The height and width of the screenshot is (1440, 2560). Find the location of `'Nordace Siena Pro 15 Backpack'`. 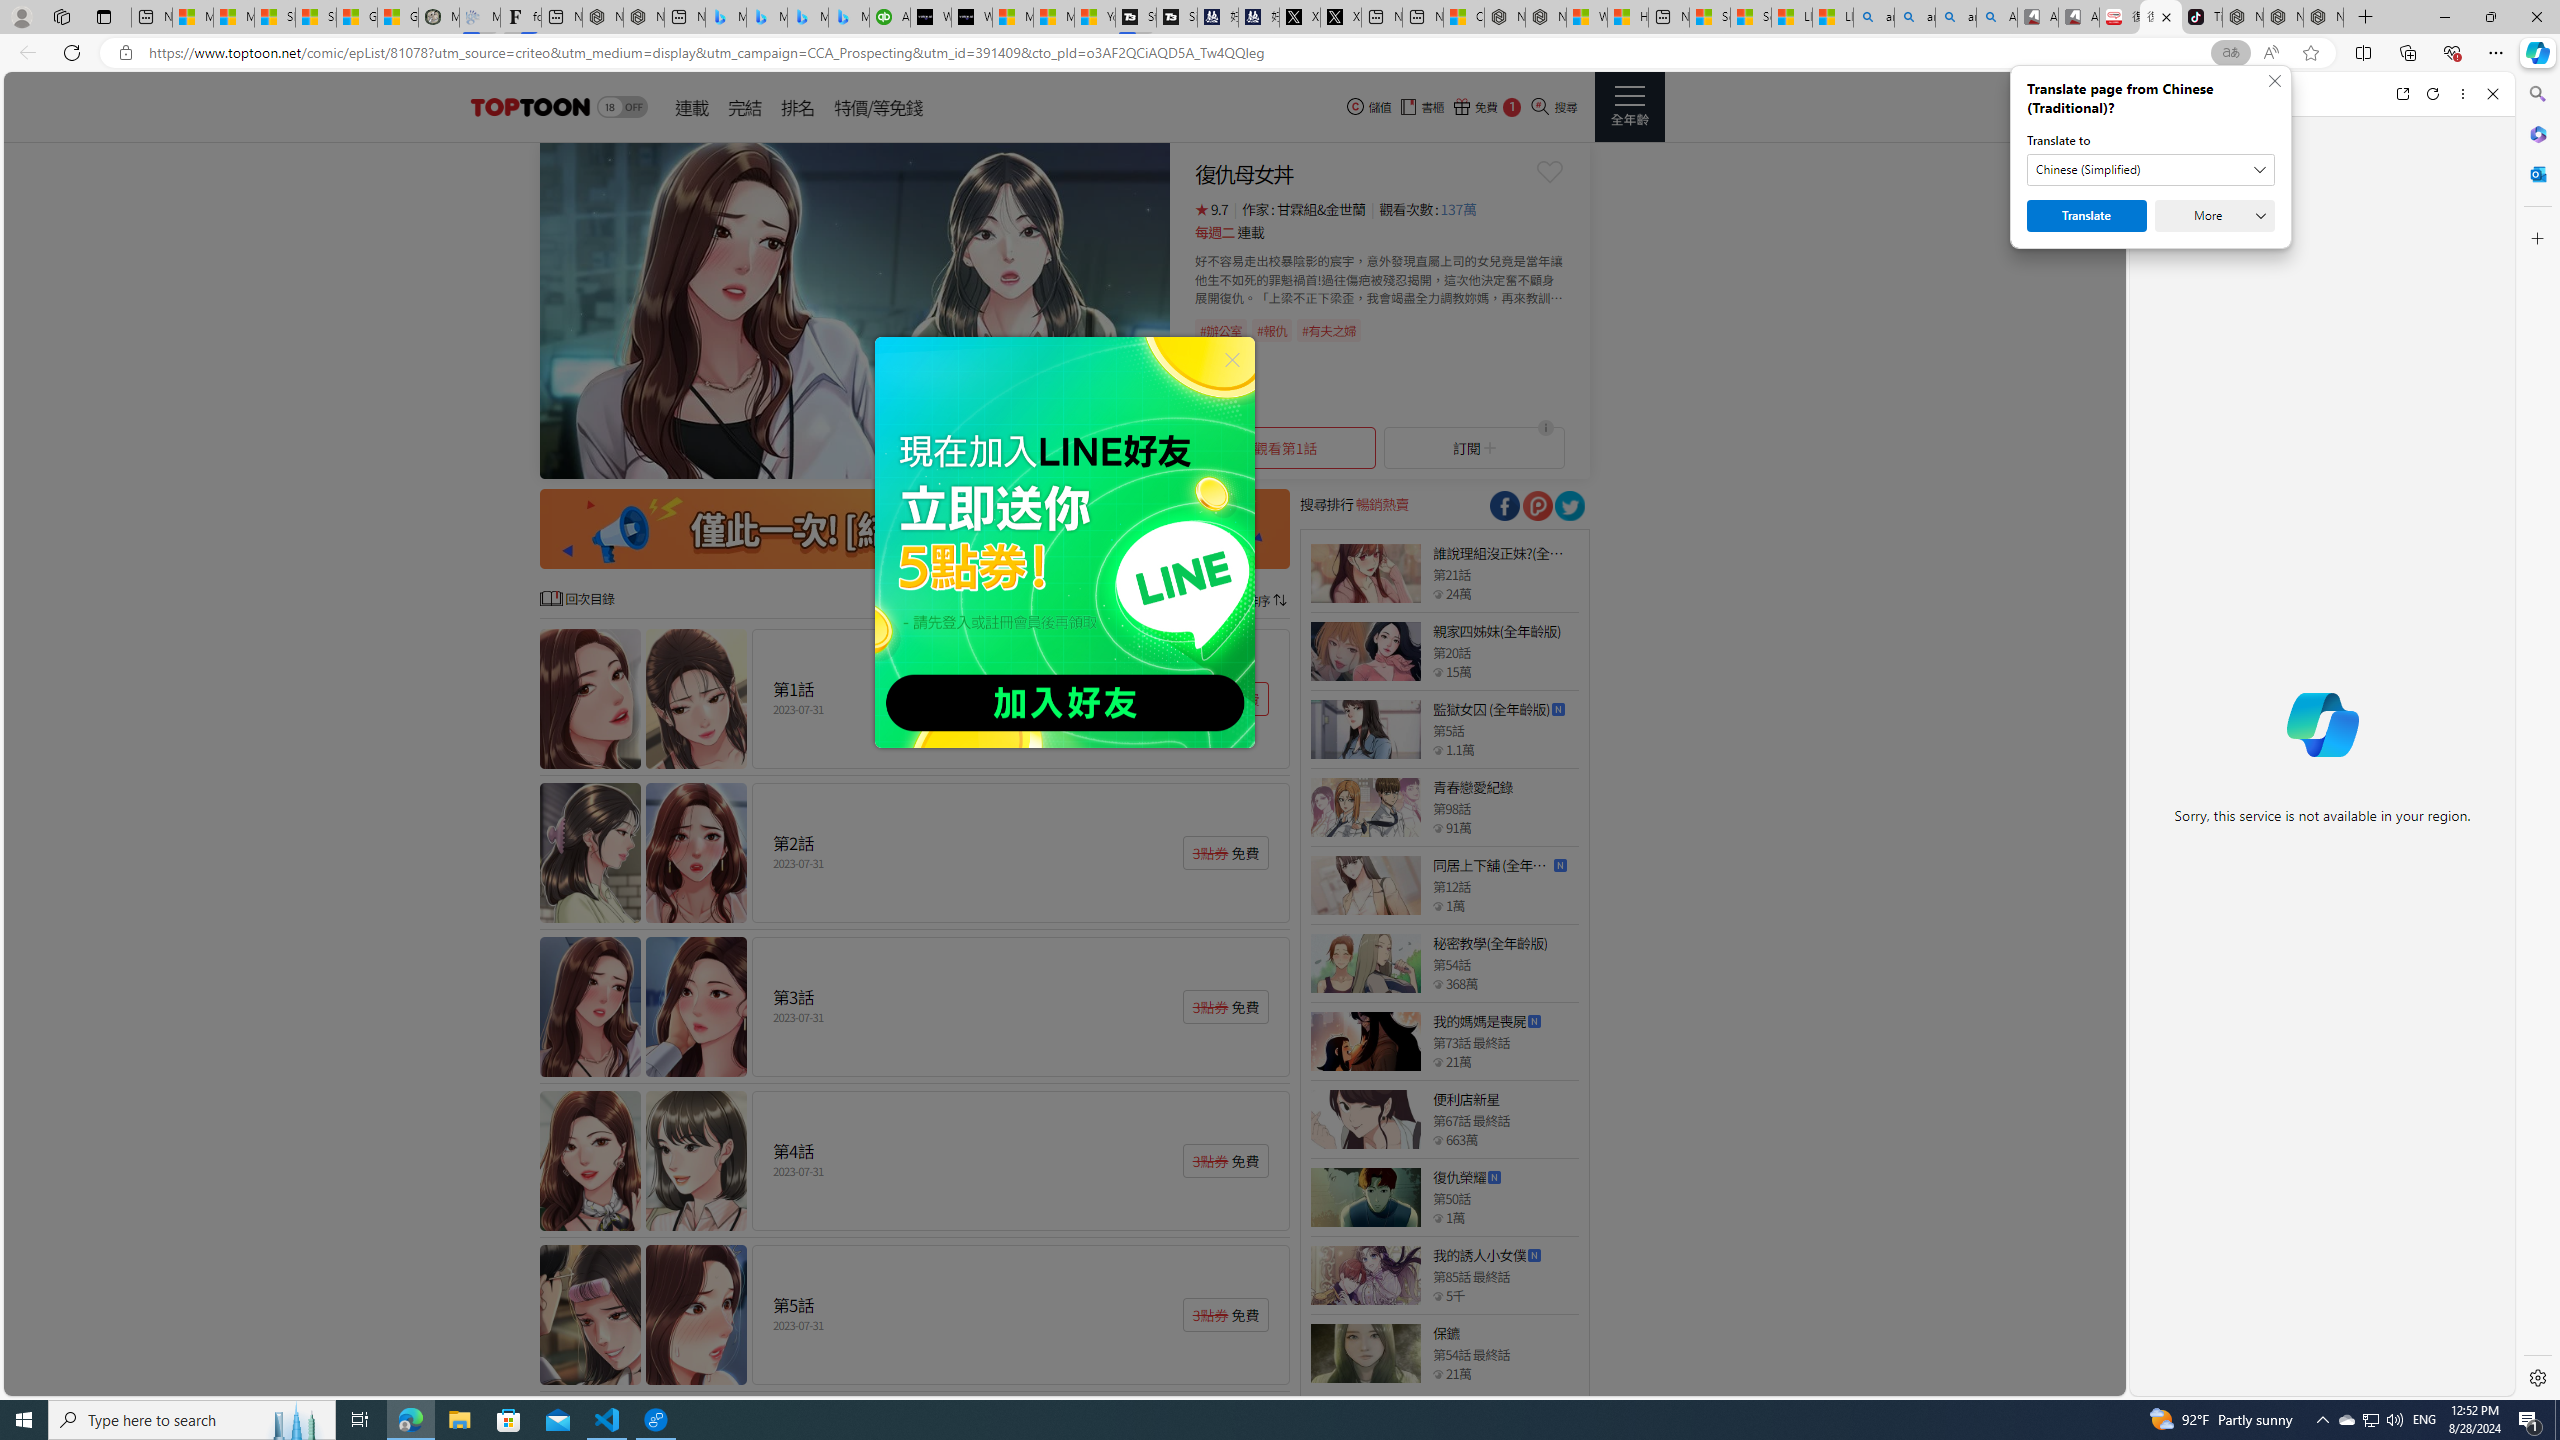

'Nordace Siena Pro 15 Backpack' is located at coordinates (2282, 16).